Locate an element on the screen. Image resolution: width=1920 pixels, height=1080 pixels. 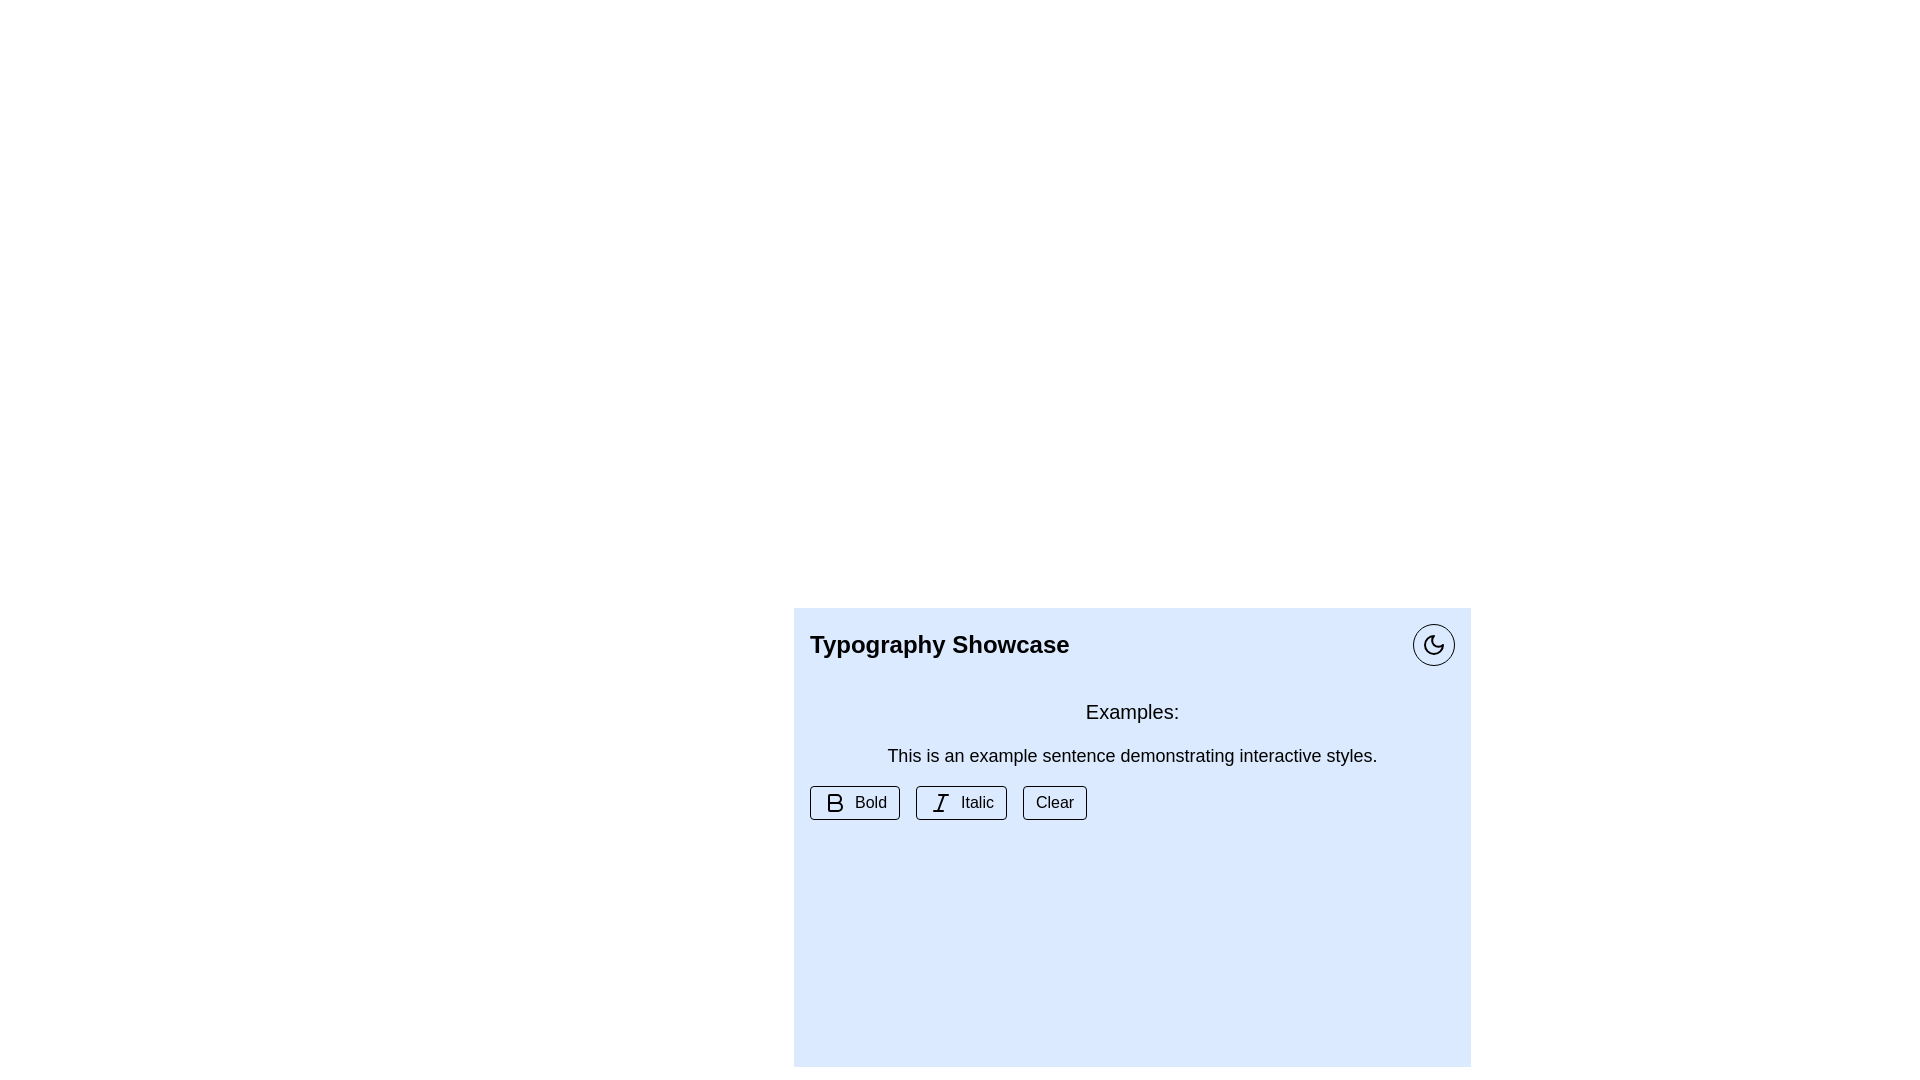
the second button in a horizontal group that toggles italics formatting on the selected text within the text editor is located at coordinates (961, 801).